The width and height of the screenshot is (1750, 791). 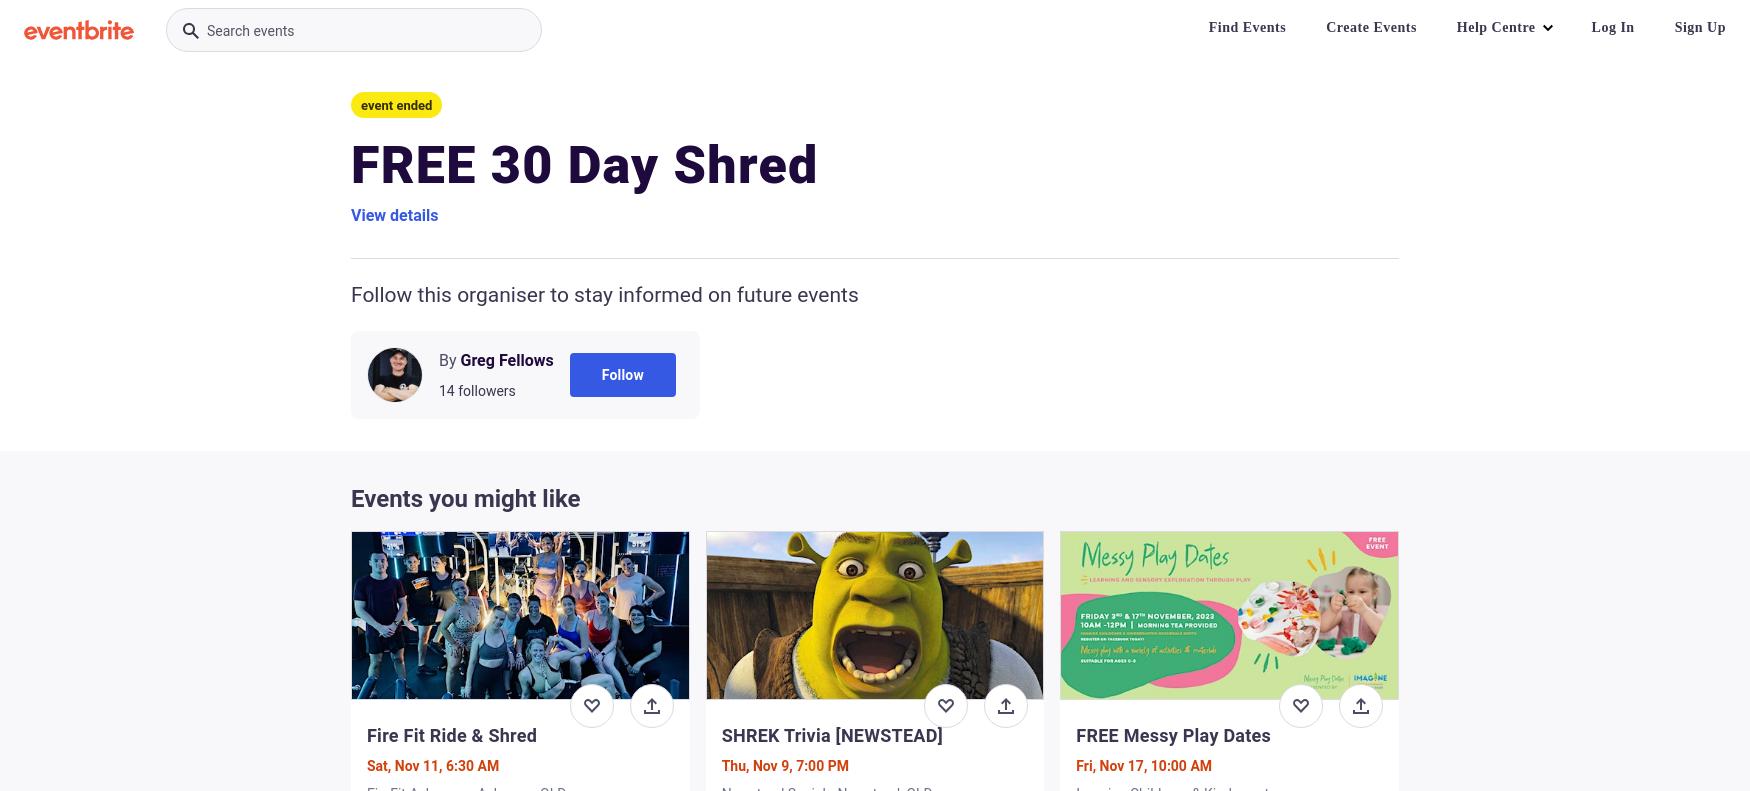 I want to click on 'Sat, Nov 11, 6:30 AM', so click(x=431, y=766).